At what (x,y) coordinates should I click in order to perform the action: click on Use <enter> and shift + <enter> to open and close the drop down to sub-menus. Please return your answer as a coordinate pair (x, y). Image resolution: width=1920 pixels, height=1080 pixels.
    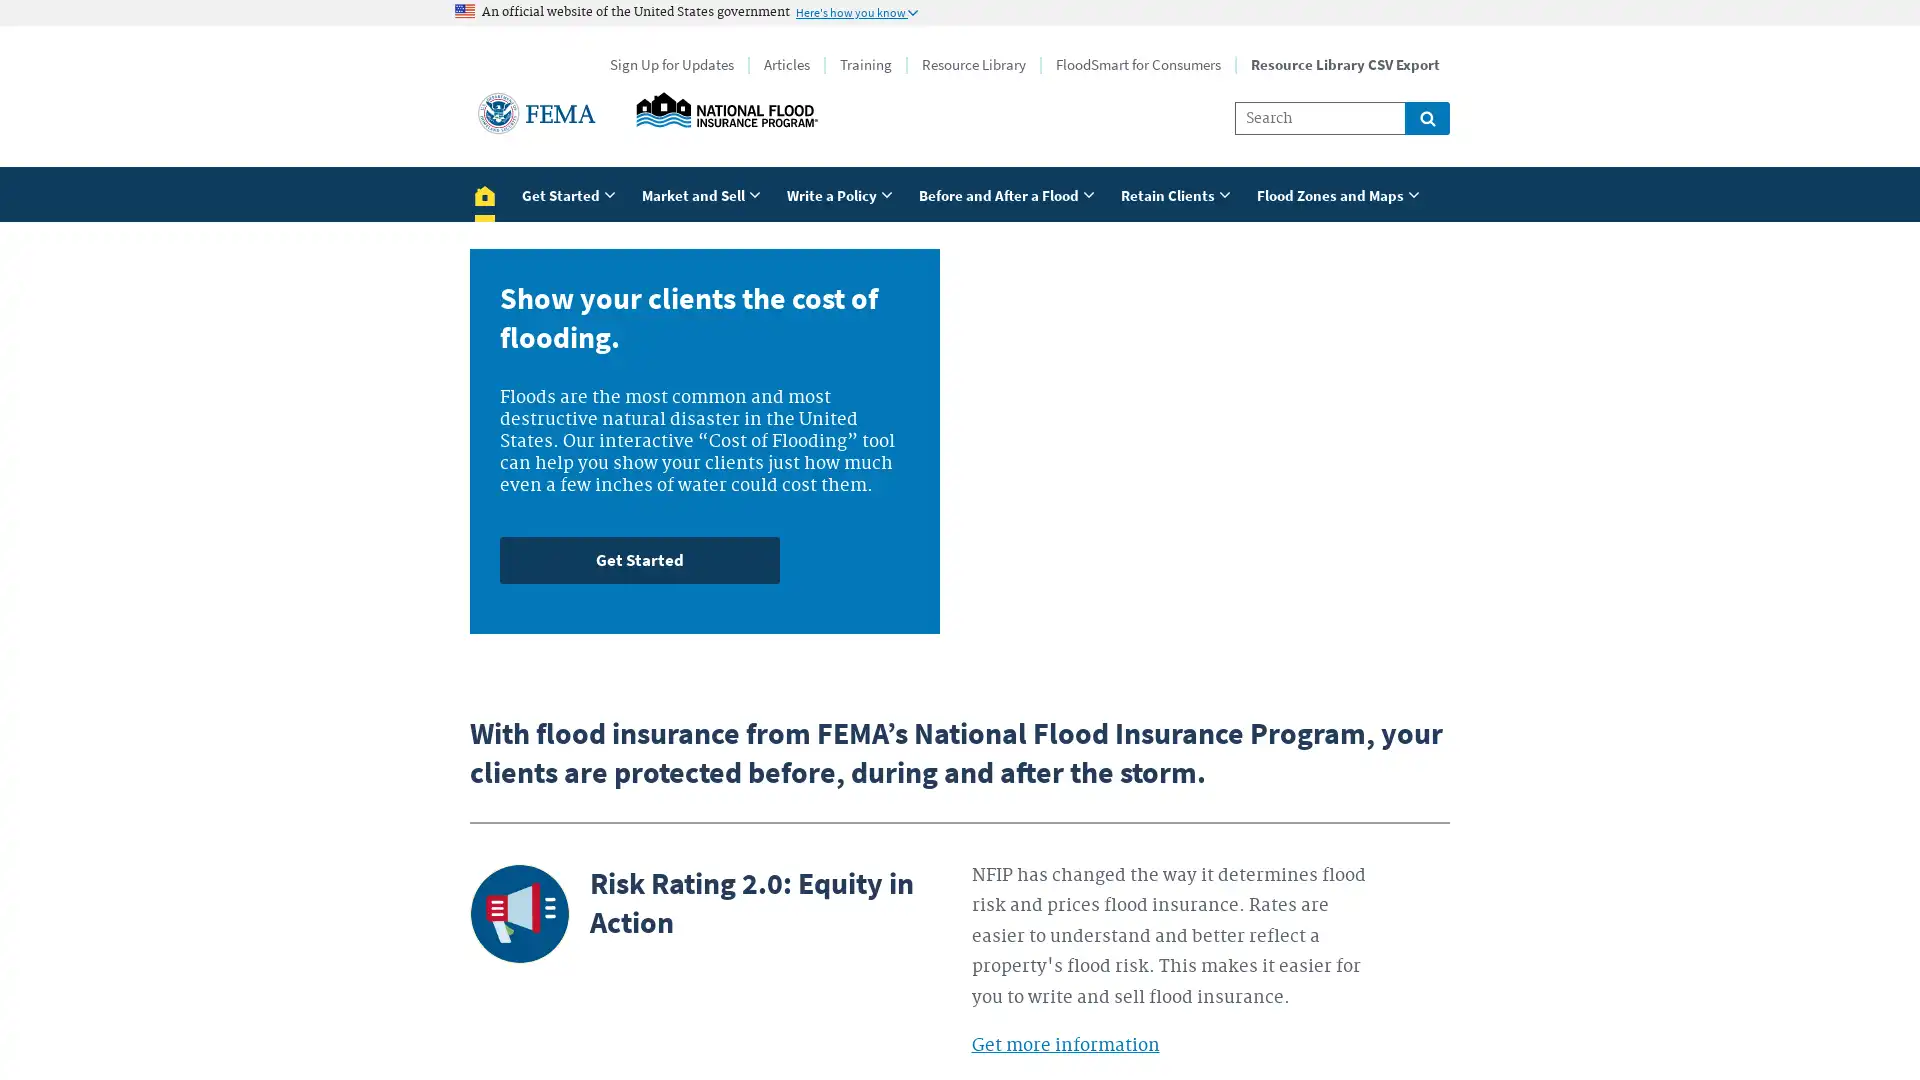
    Looking at the image, I should click on (1009, 193).